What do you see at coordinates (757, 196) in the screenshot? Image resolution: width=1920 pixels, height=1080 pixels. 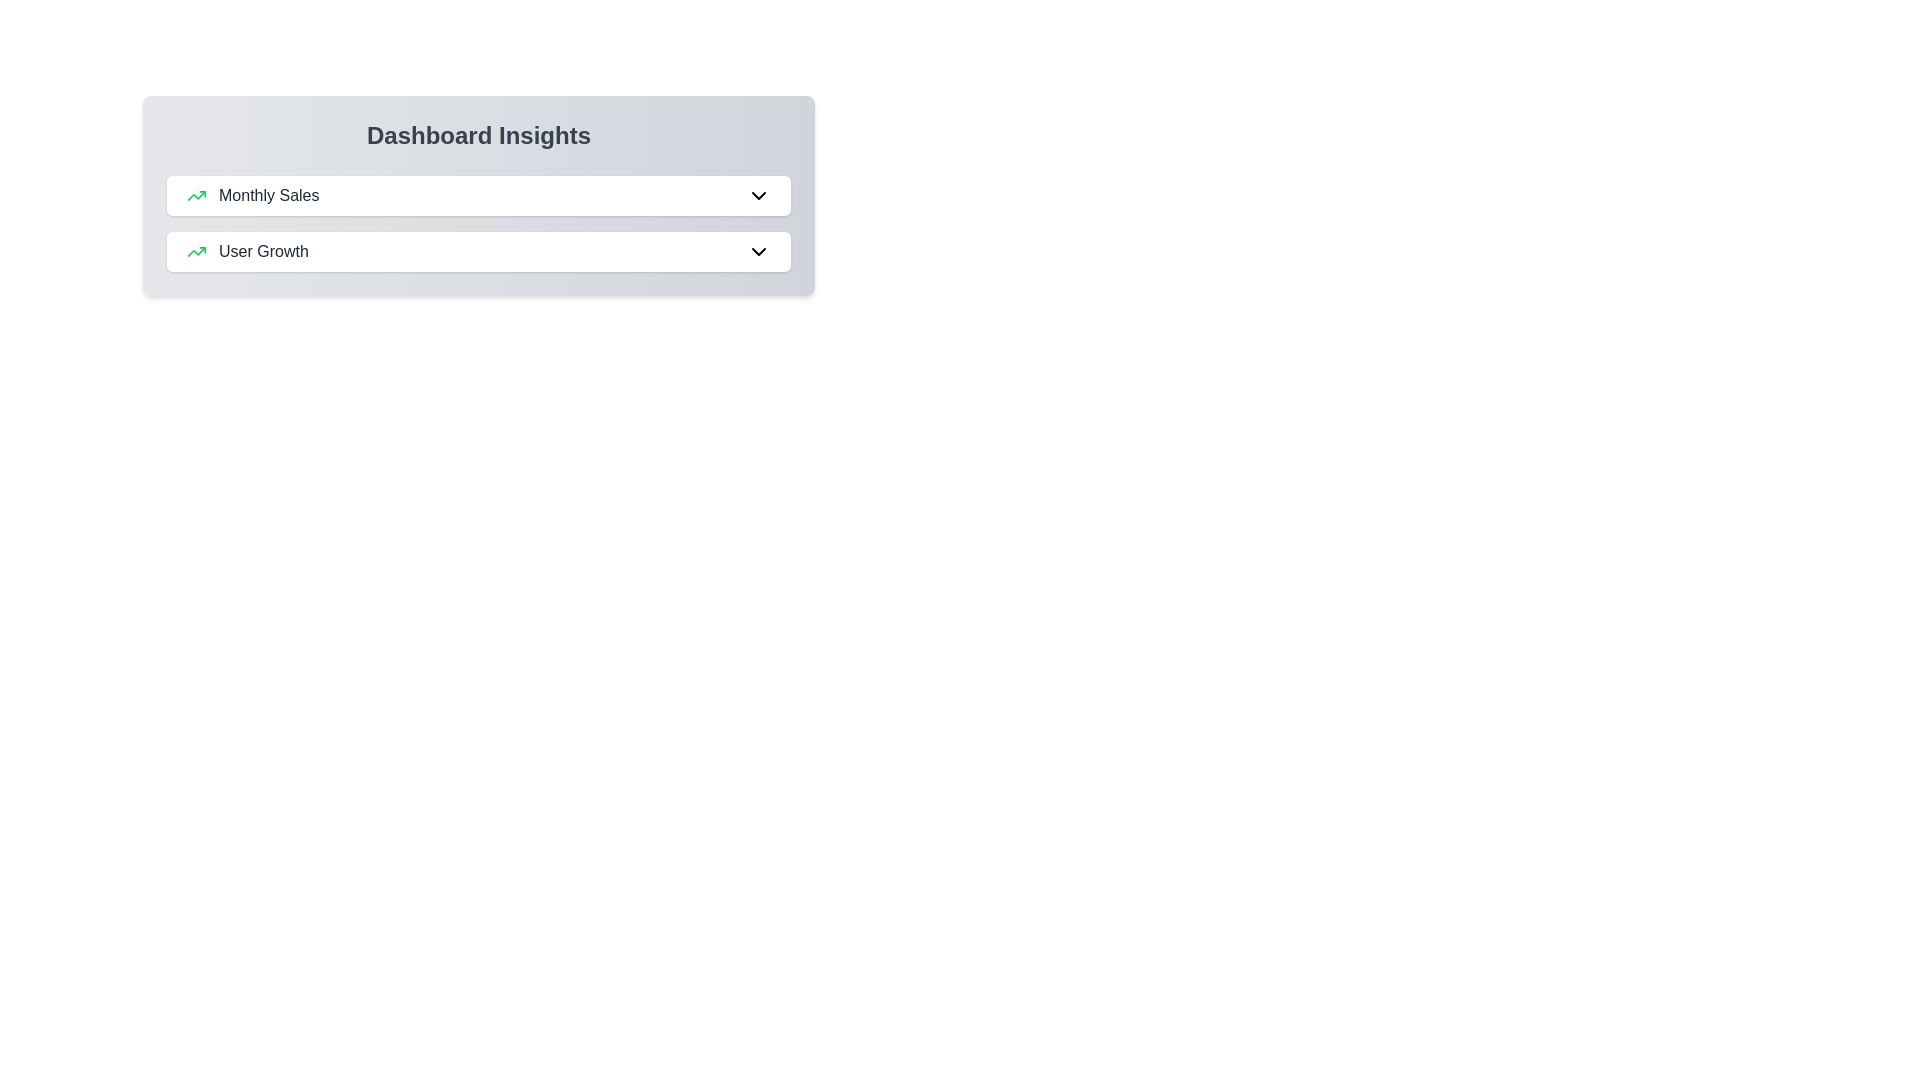 I see `the dropdown icon for Monthly Sales to toggle its details` at bounding box center [757, 196].